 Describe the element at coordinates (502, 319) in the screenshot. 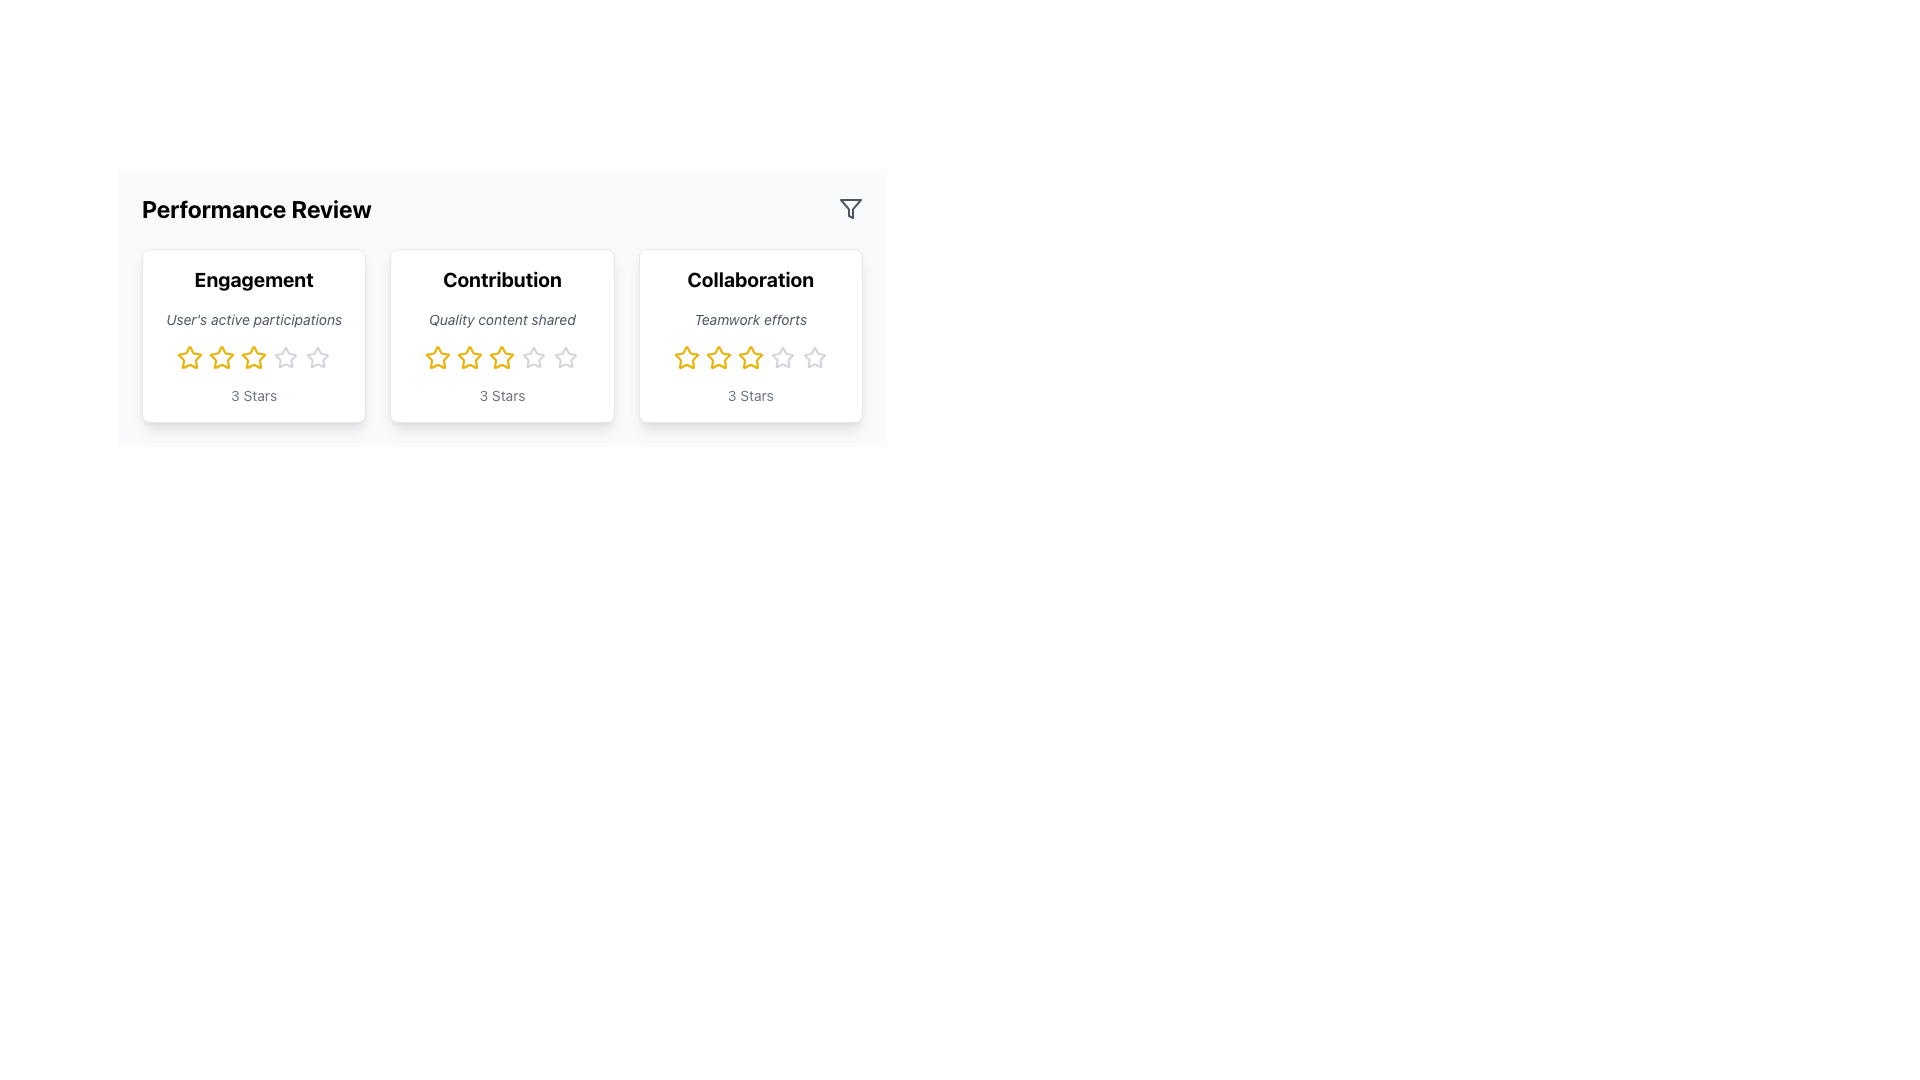

I see `the second line of text in the 'Contribution' card that provides supplementary information related to the card's title and rating system` at that location.